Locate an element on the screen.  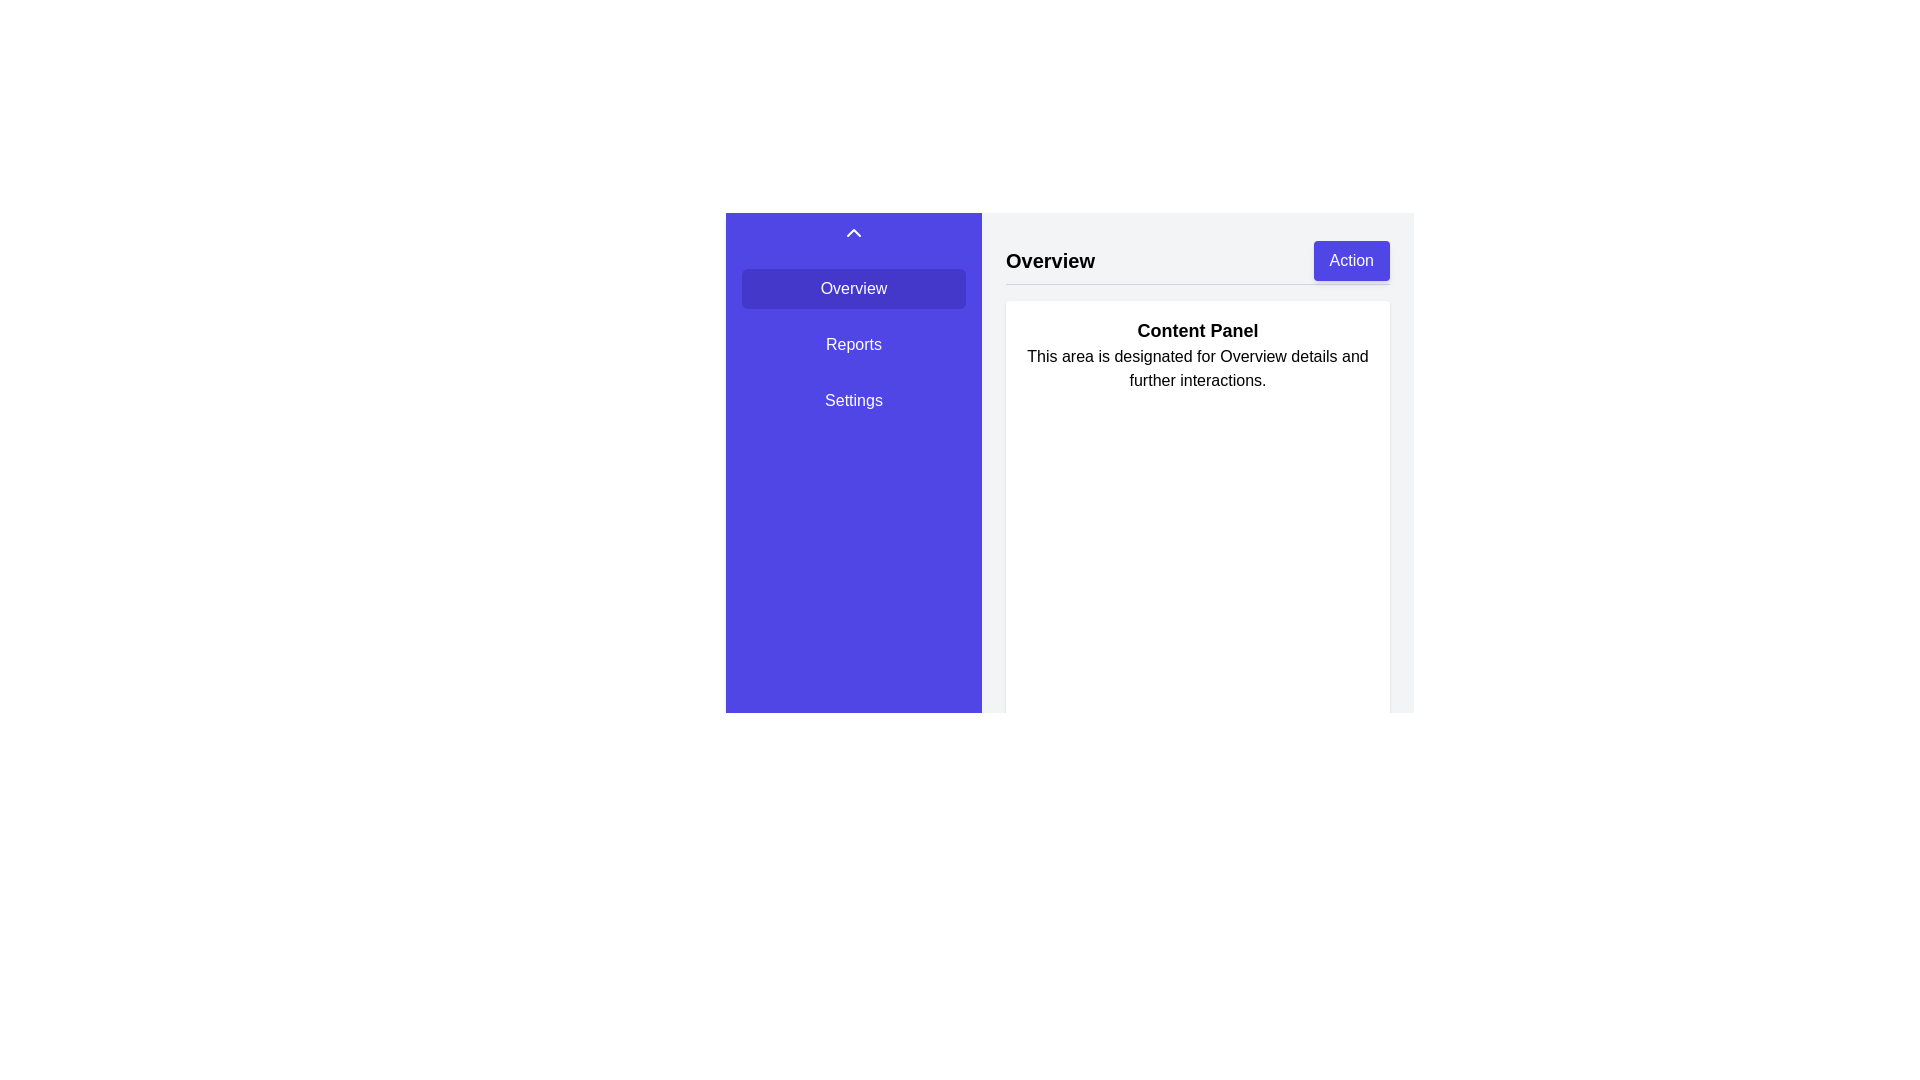
the 'Reports' button, which is a text label in a purple button located in the sidebar, positioned between the 'Overview' and 'Settings' buttons is located at coordinates (854, 343).